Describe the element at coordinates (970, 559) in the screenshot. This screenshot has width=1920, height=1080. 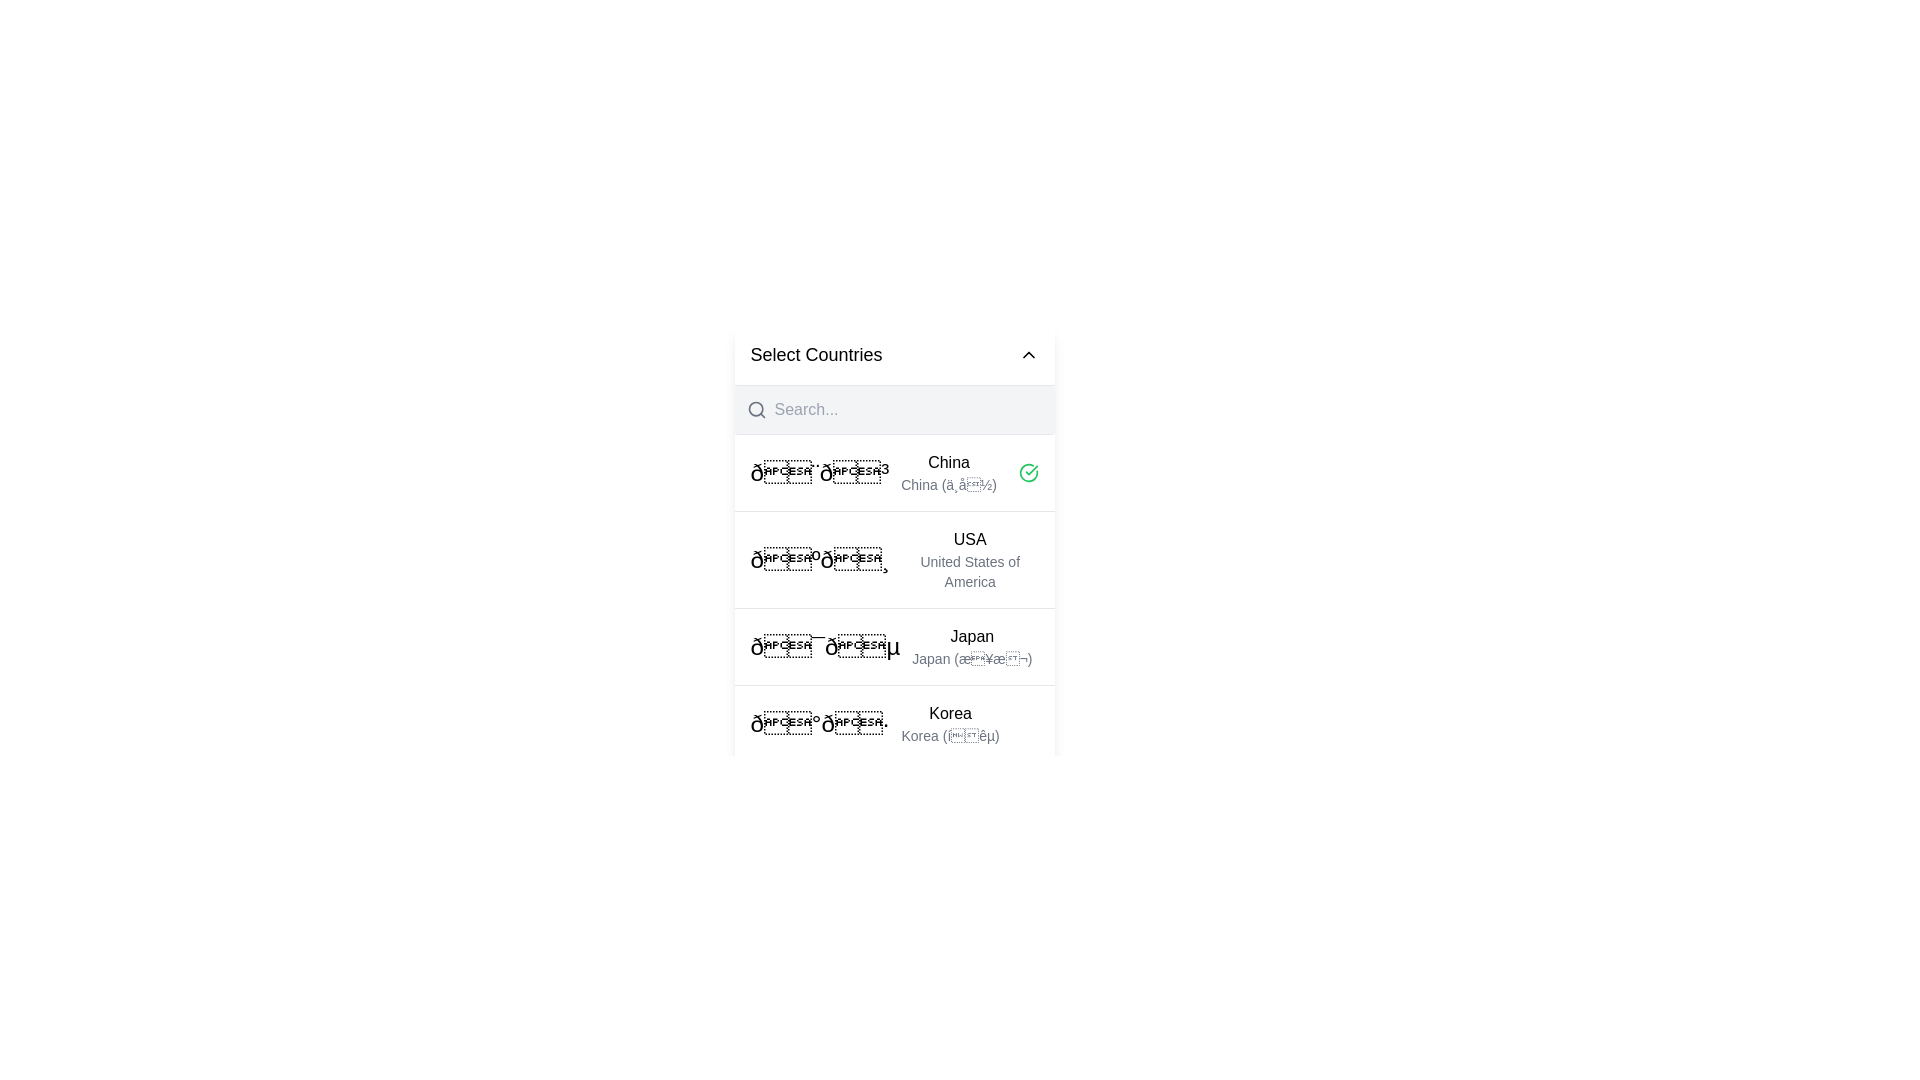
I see `the list item displaying 'USA'` at that location.